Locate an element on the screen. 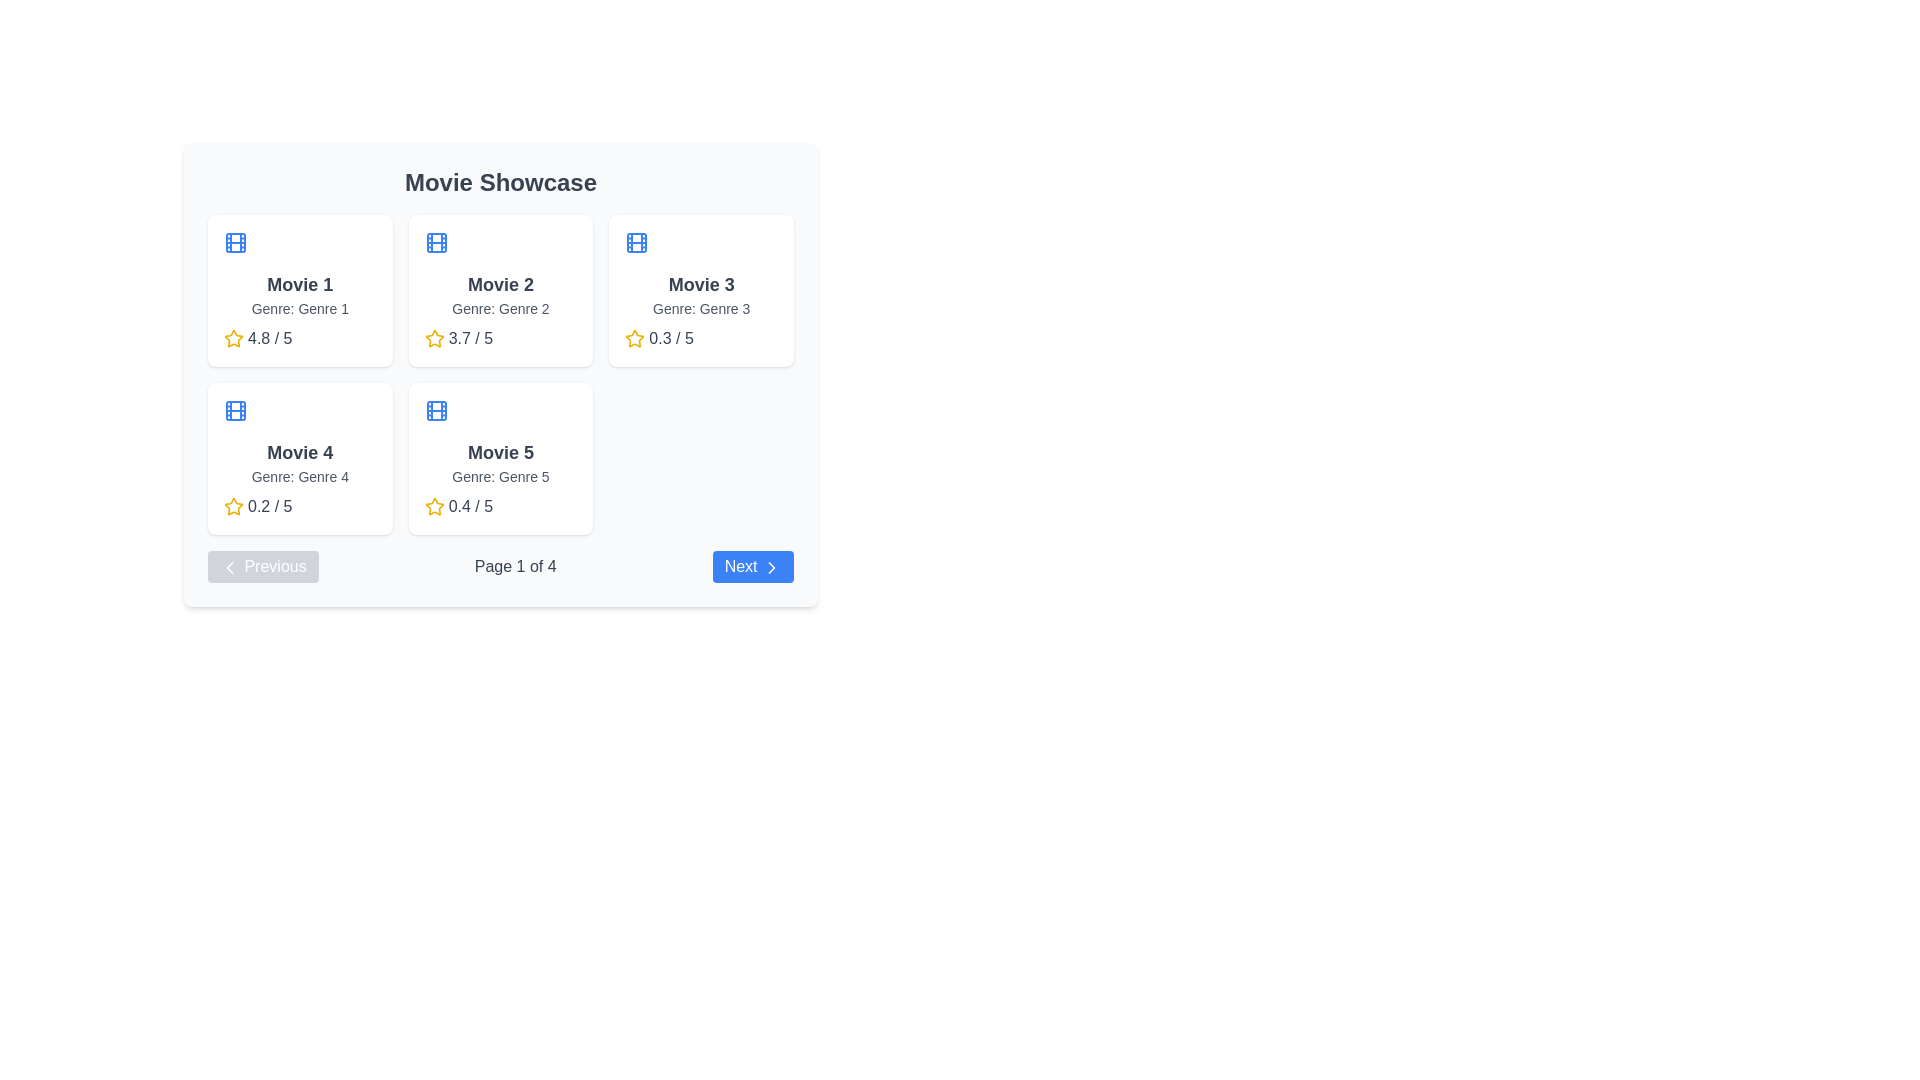 The height and width of the screenshot is (1080, 1920). the chevron icon located within the 'Next' button at the bottom-right corner of the interface is located at coordinates (771, 567).